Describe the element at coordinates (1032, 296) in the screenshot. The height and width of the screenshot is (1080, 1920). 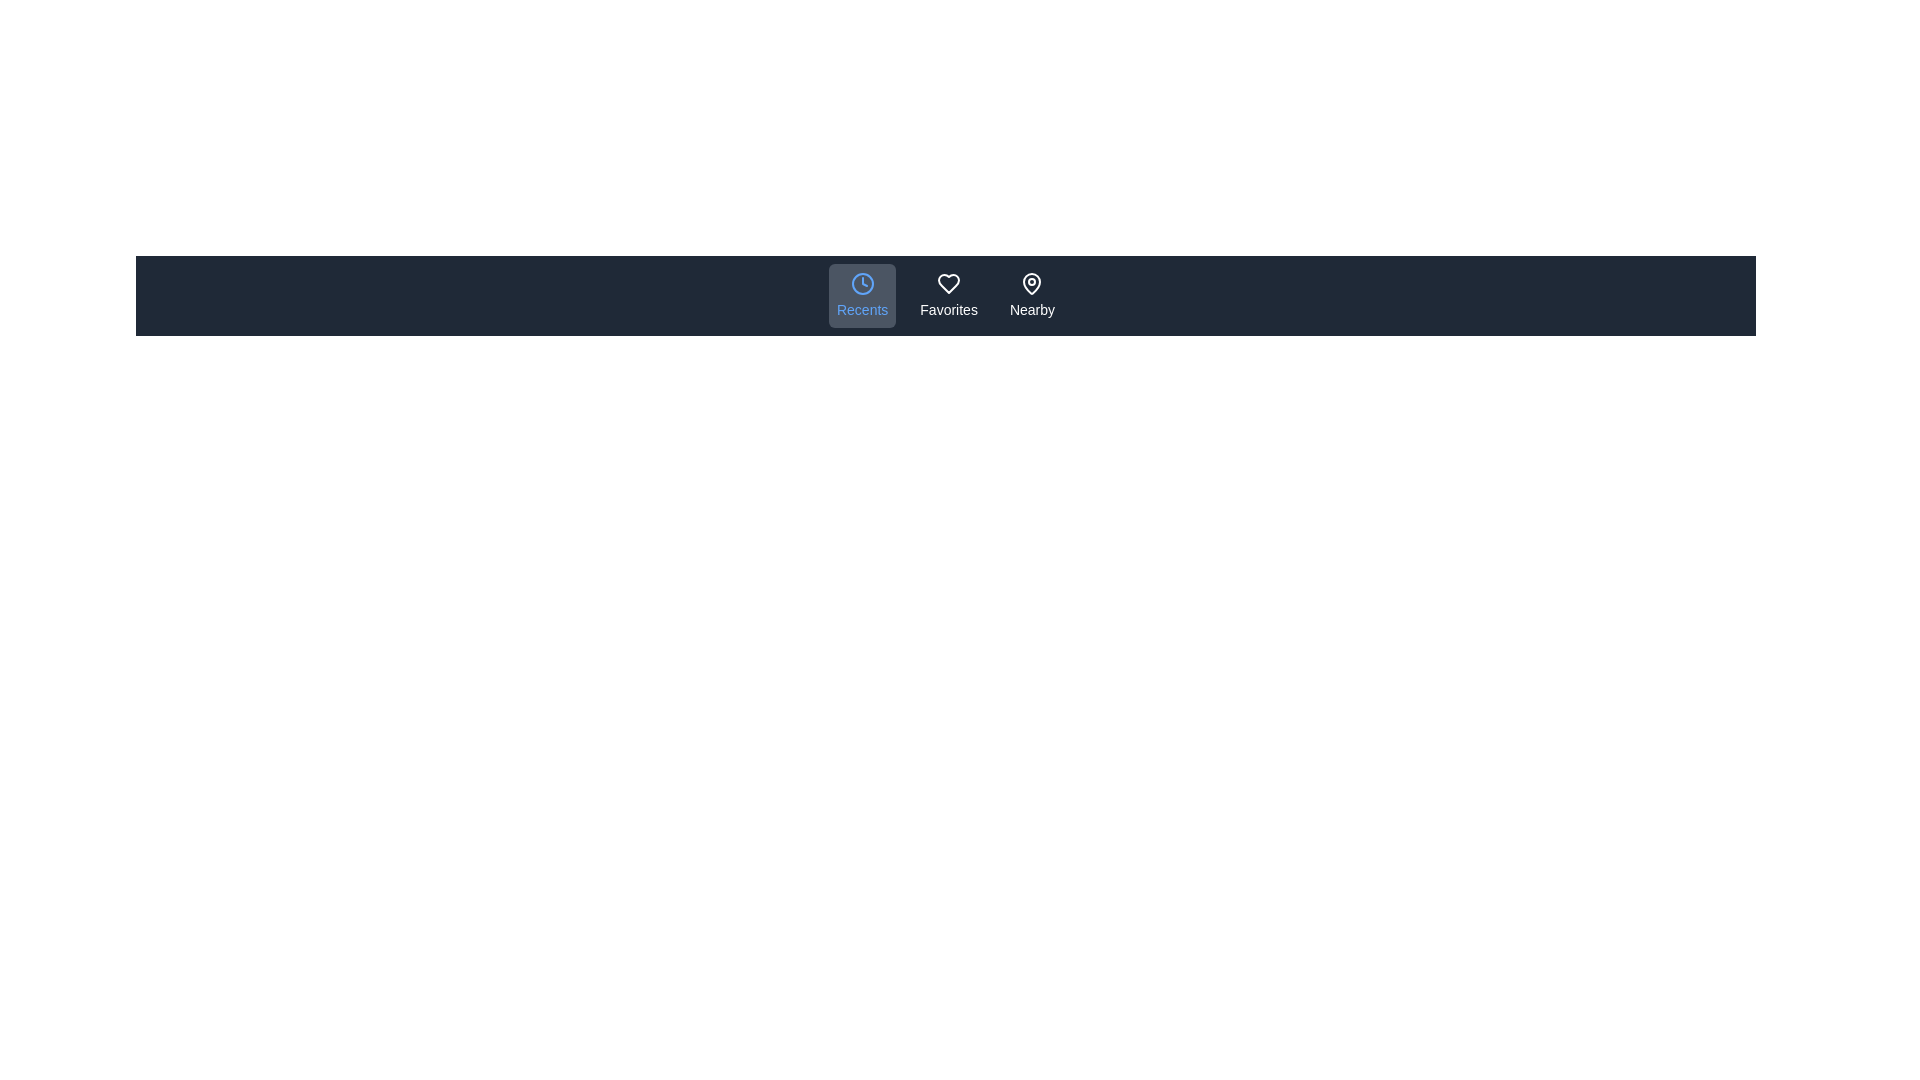
I see `the Nearby icon in the navigation bar` at that location.